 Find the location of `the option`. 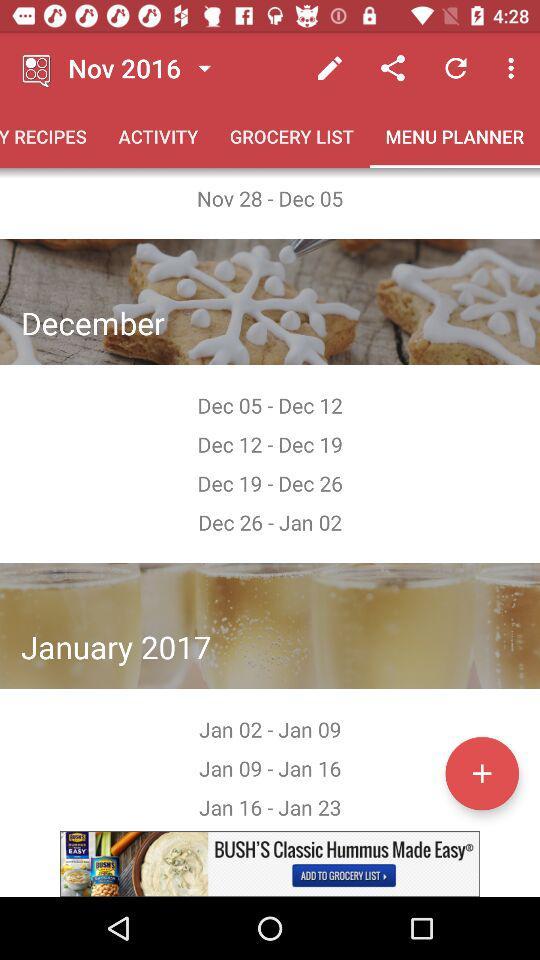

the option is located at coordinates (270, 863).